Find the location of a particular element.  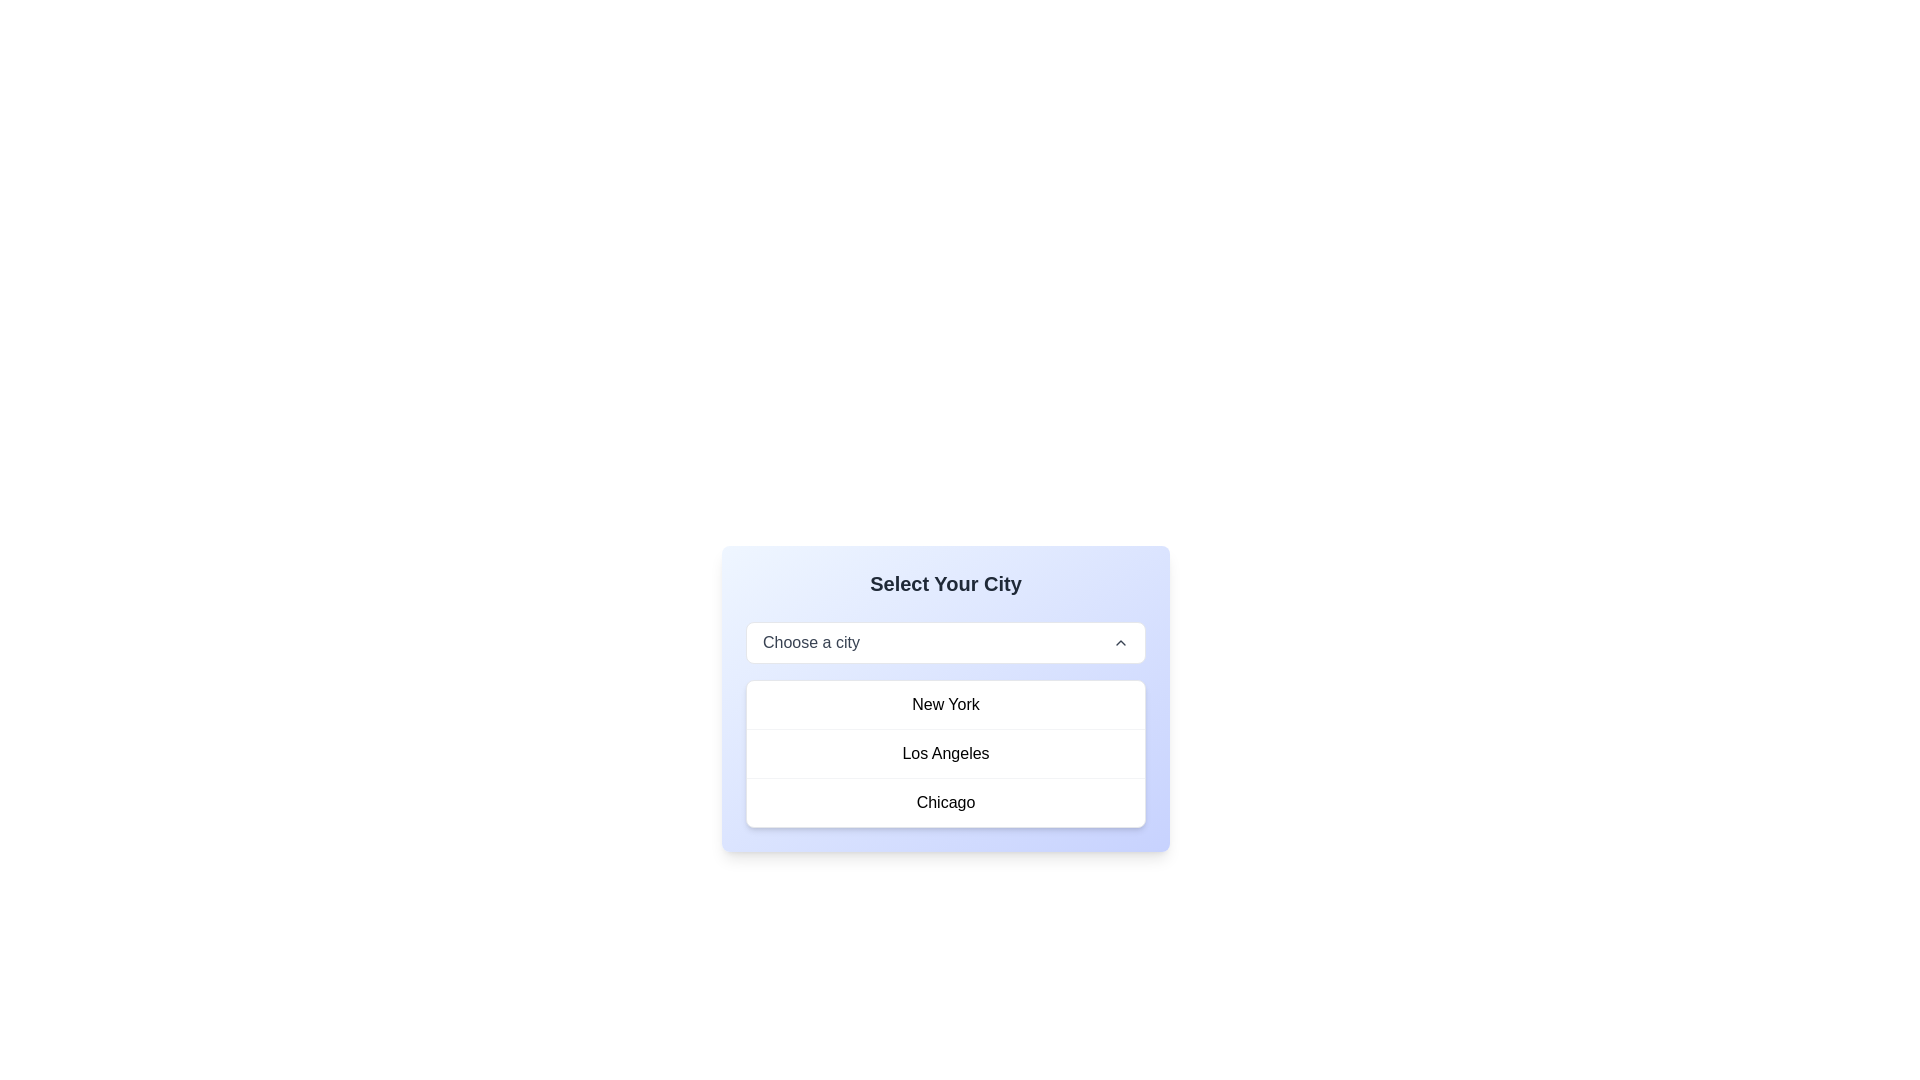

the selectable city option 'Los Angeles' in the dropdown menu is located at coordinates (944, 752).